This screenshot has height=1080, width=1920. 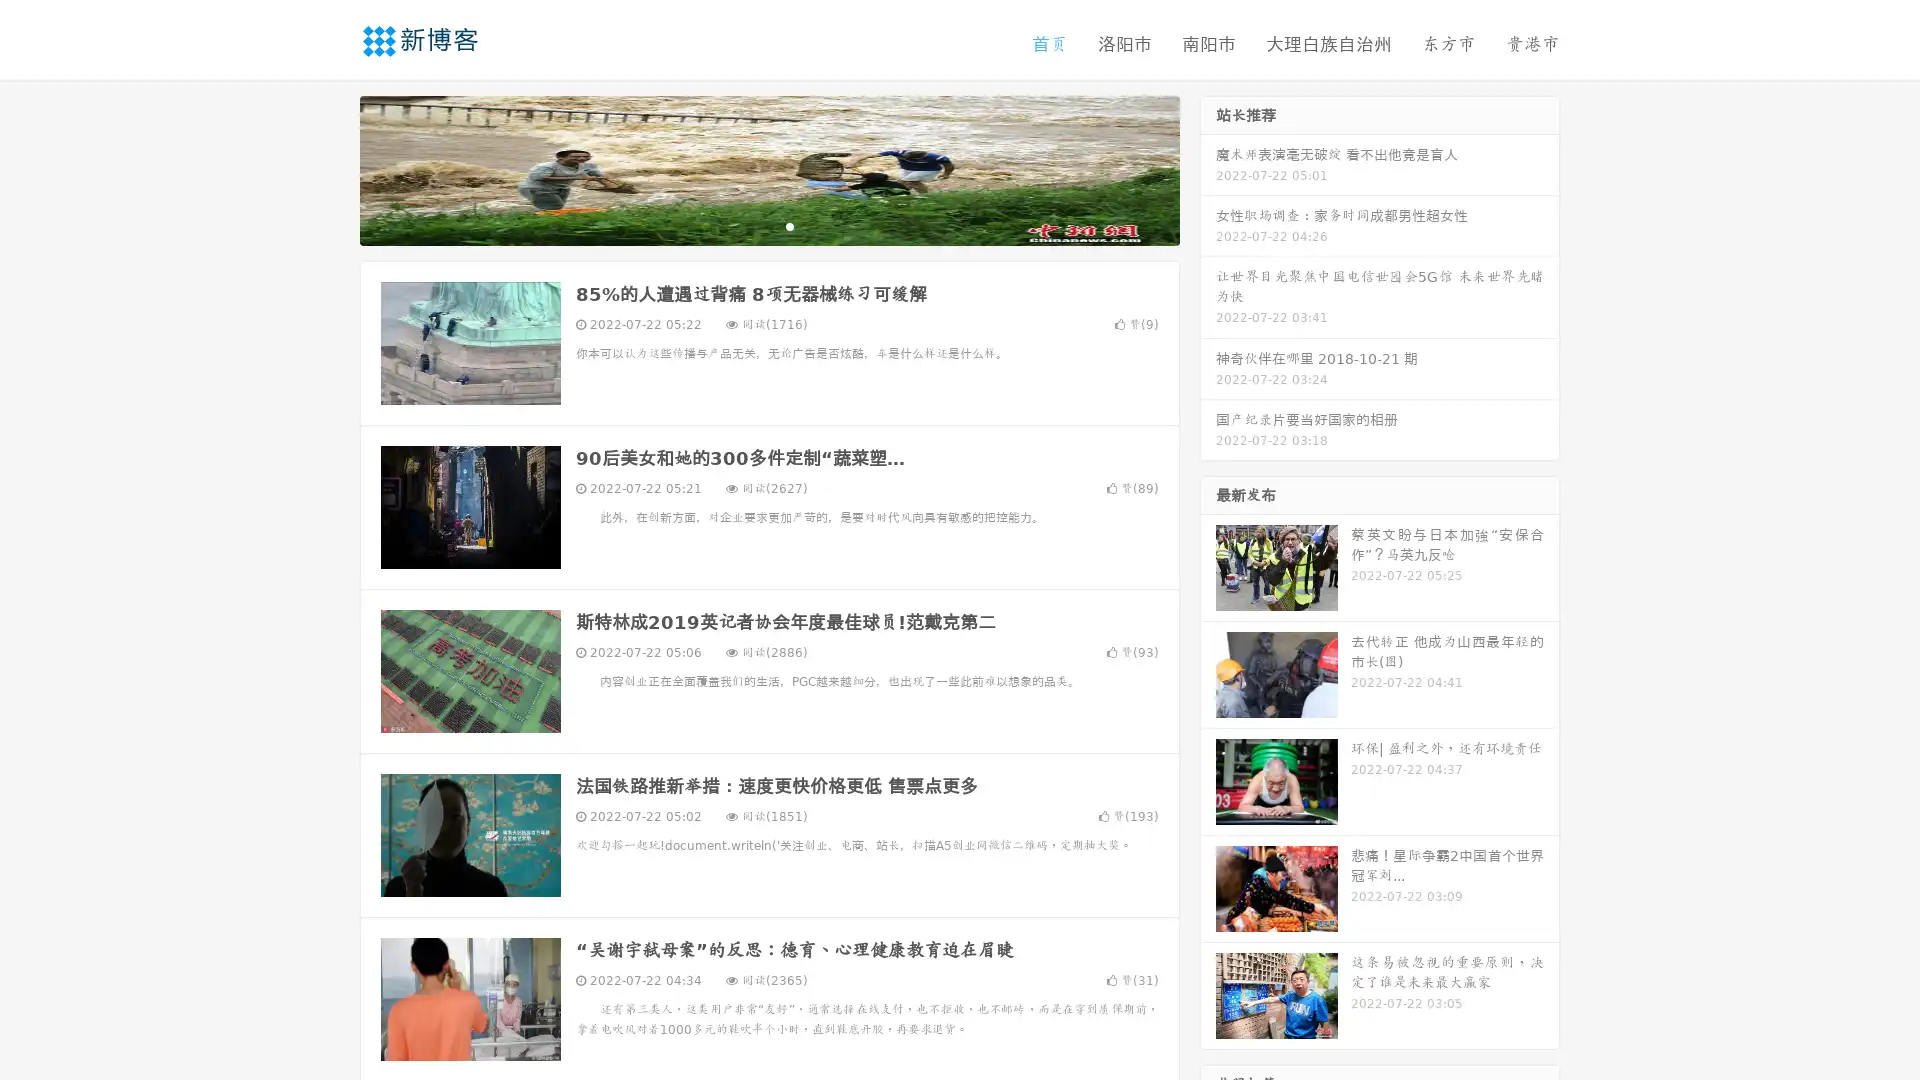 I want to click on Go to slide 3, so click(x=789, y=225).